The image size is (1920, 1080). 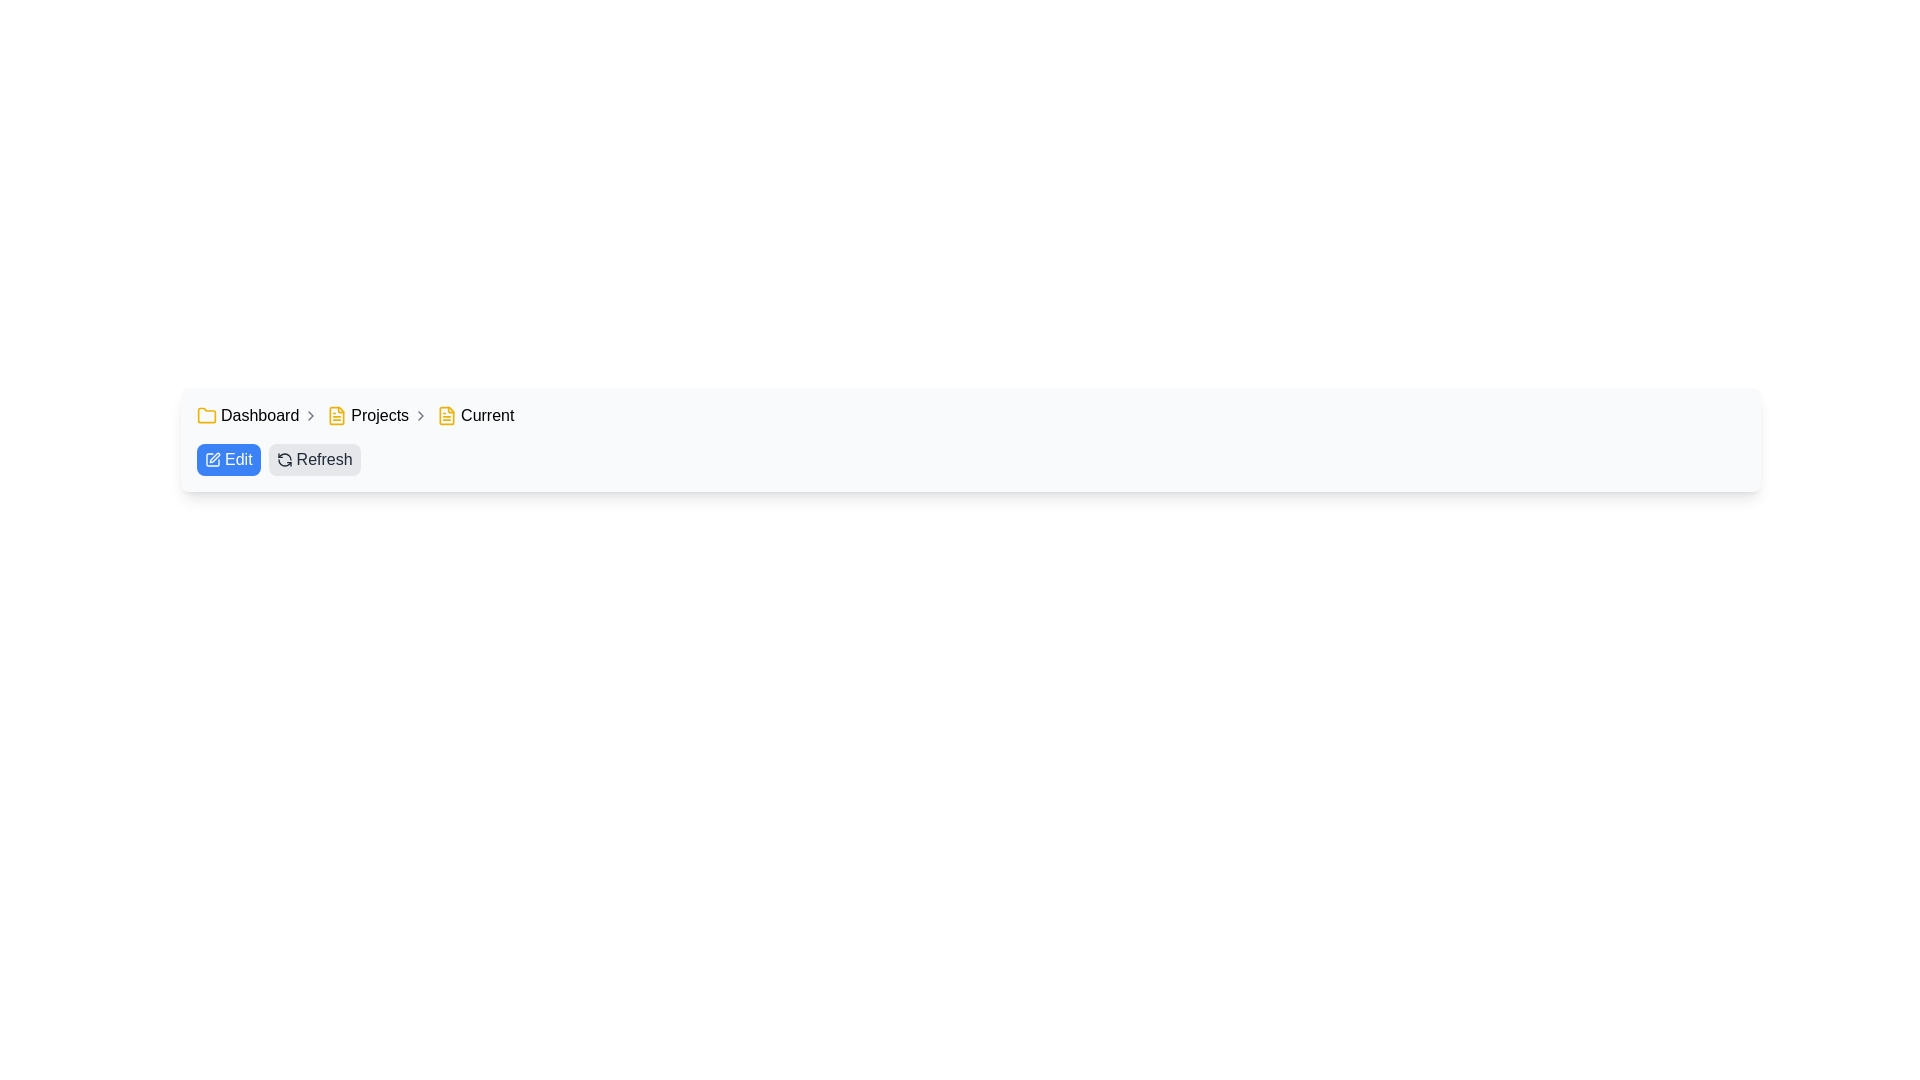 What do you see at coordinates (215, 458) in the screenshot?
I see `the edit icon, which is represented by a square with a pen, located within the editing button of the interface` at bounding box center [215, 458].